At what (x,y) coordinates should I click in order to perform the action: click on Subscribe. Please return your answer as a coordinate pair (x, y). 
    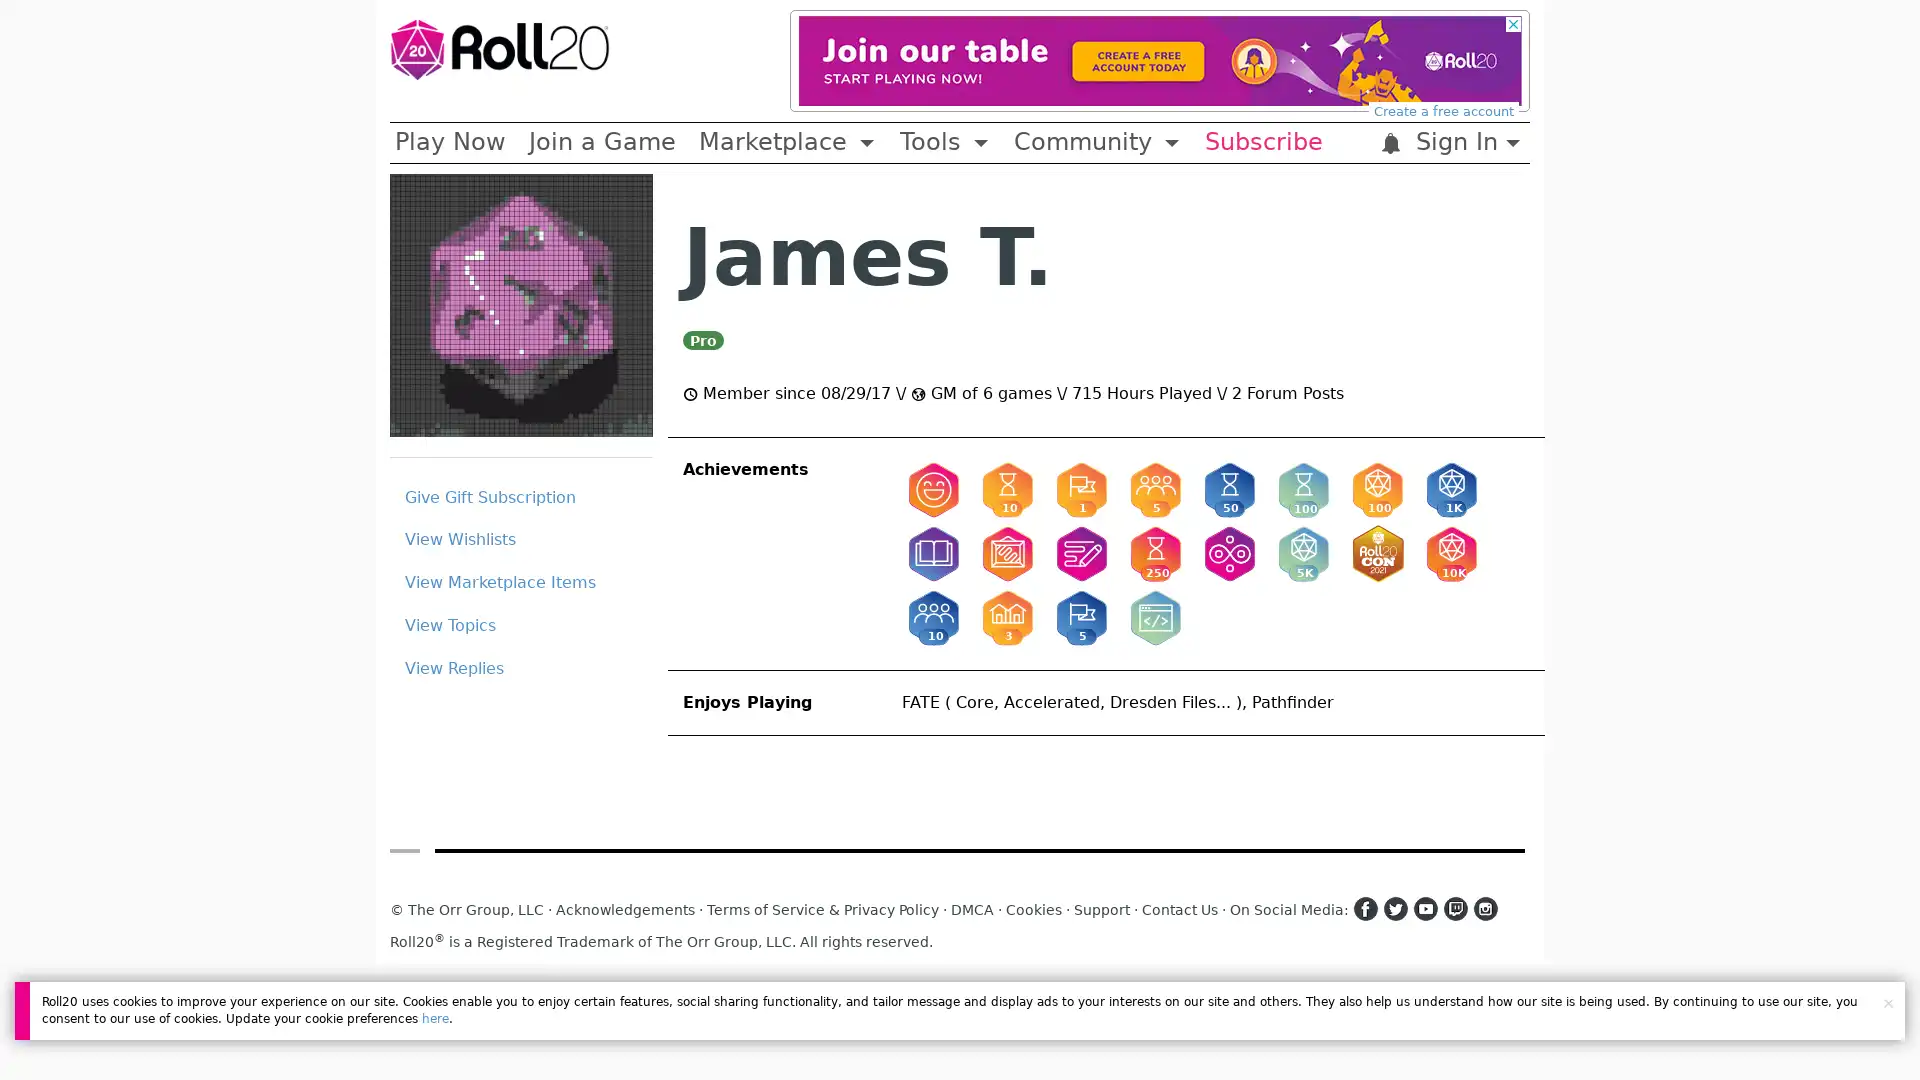
    Looking at the image, I should click on (1262, 141).